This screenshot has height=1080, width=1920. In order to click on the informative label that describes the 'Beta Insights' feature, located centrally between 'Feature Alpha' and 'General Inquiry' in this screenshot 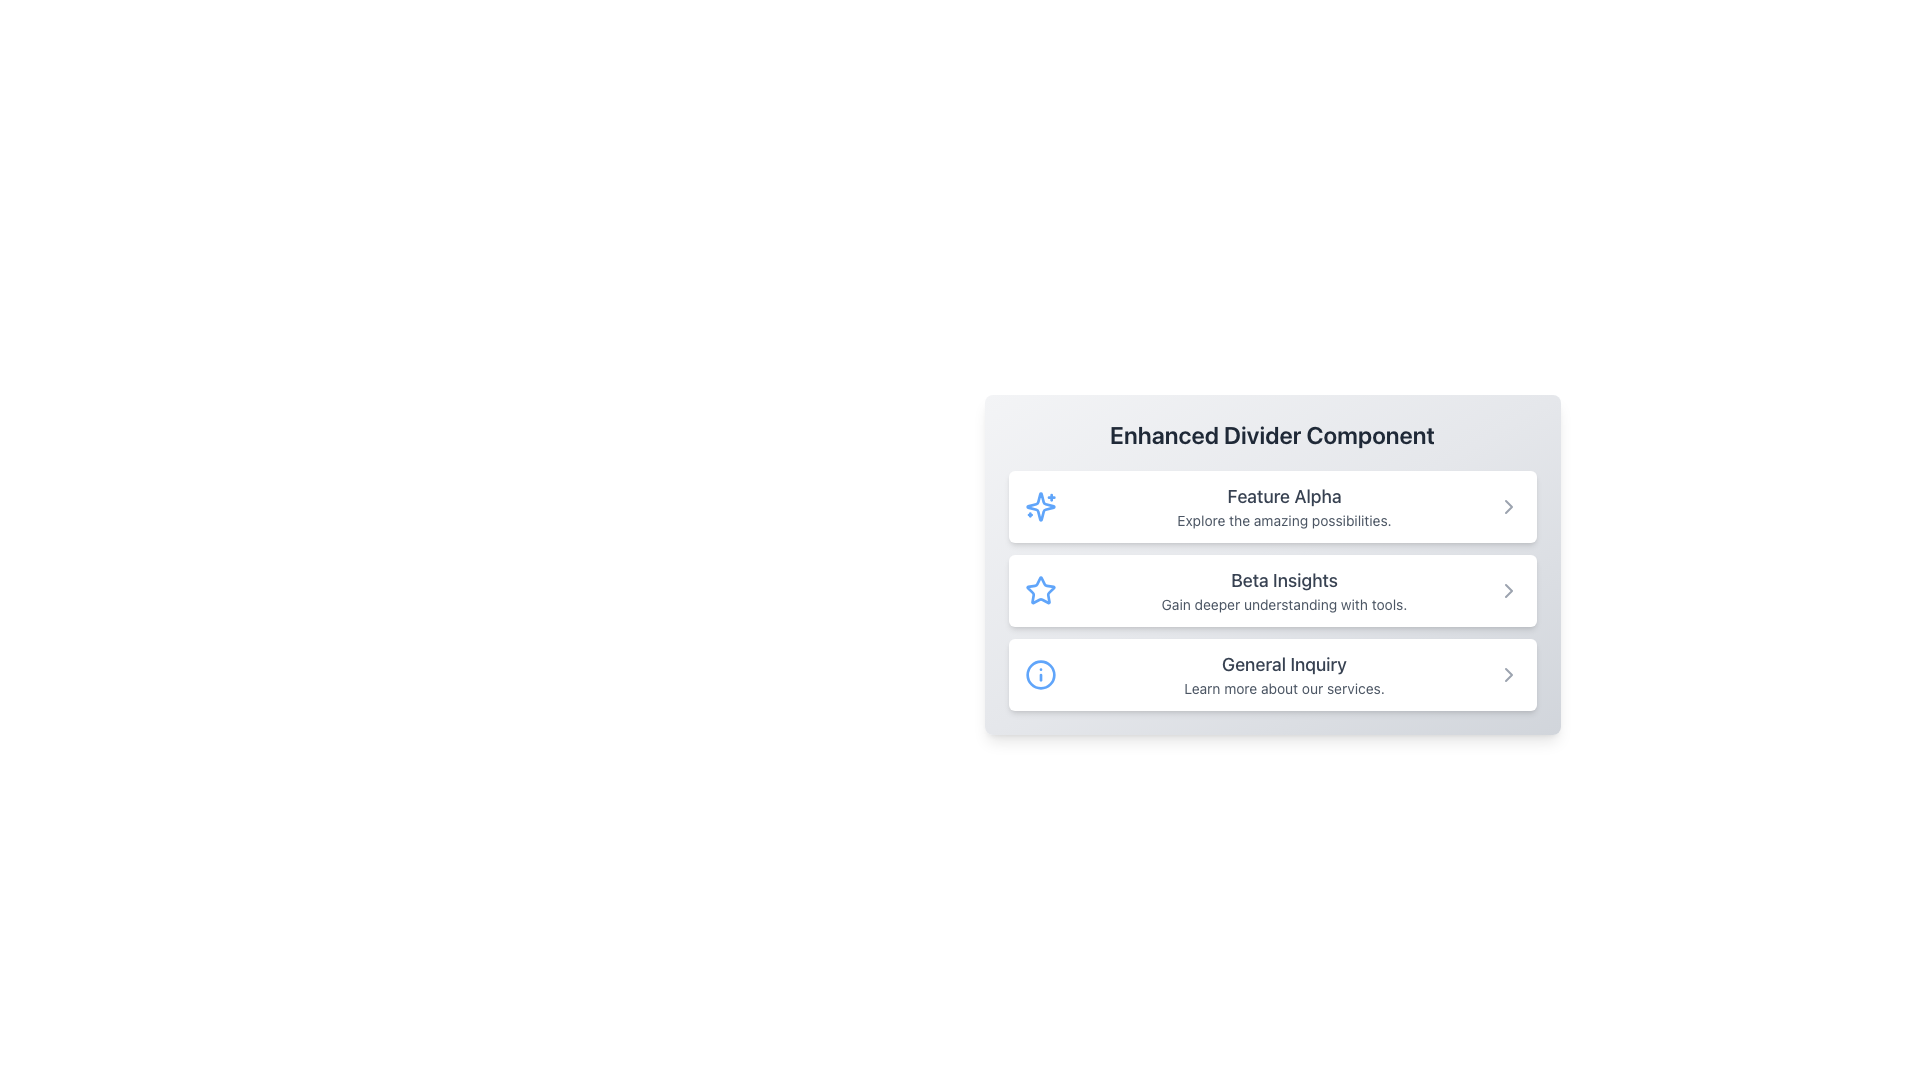, I will do `click(1284, 589)`.